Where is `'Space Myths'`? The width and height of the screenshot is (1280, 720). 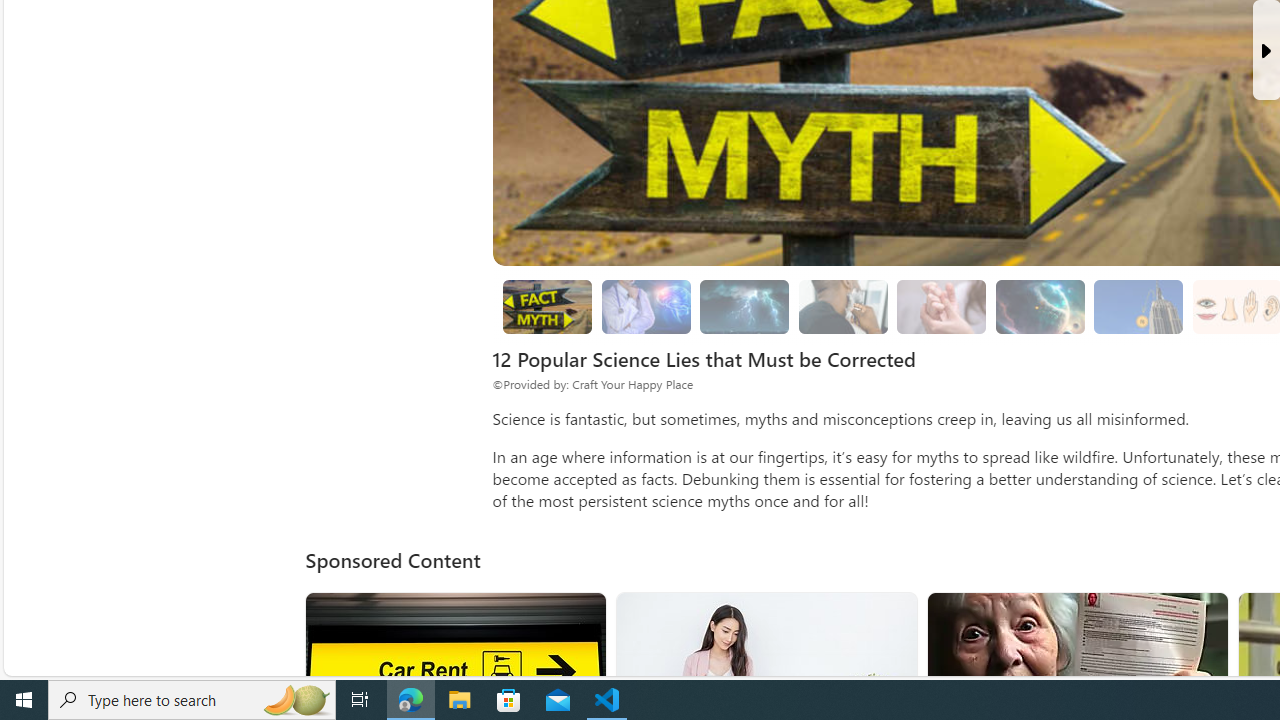
'Space Myths' is located at coordinates (1040, 307).